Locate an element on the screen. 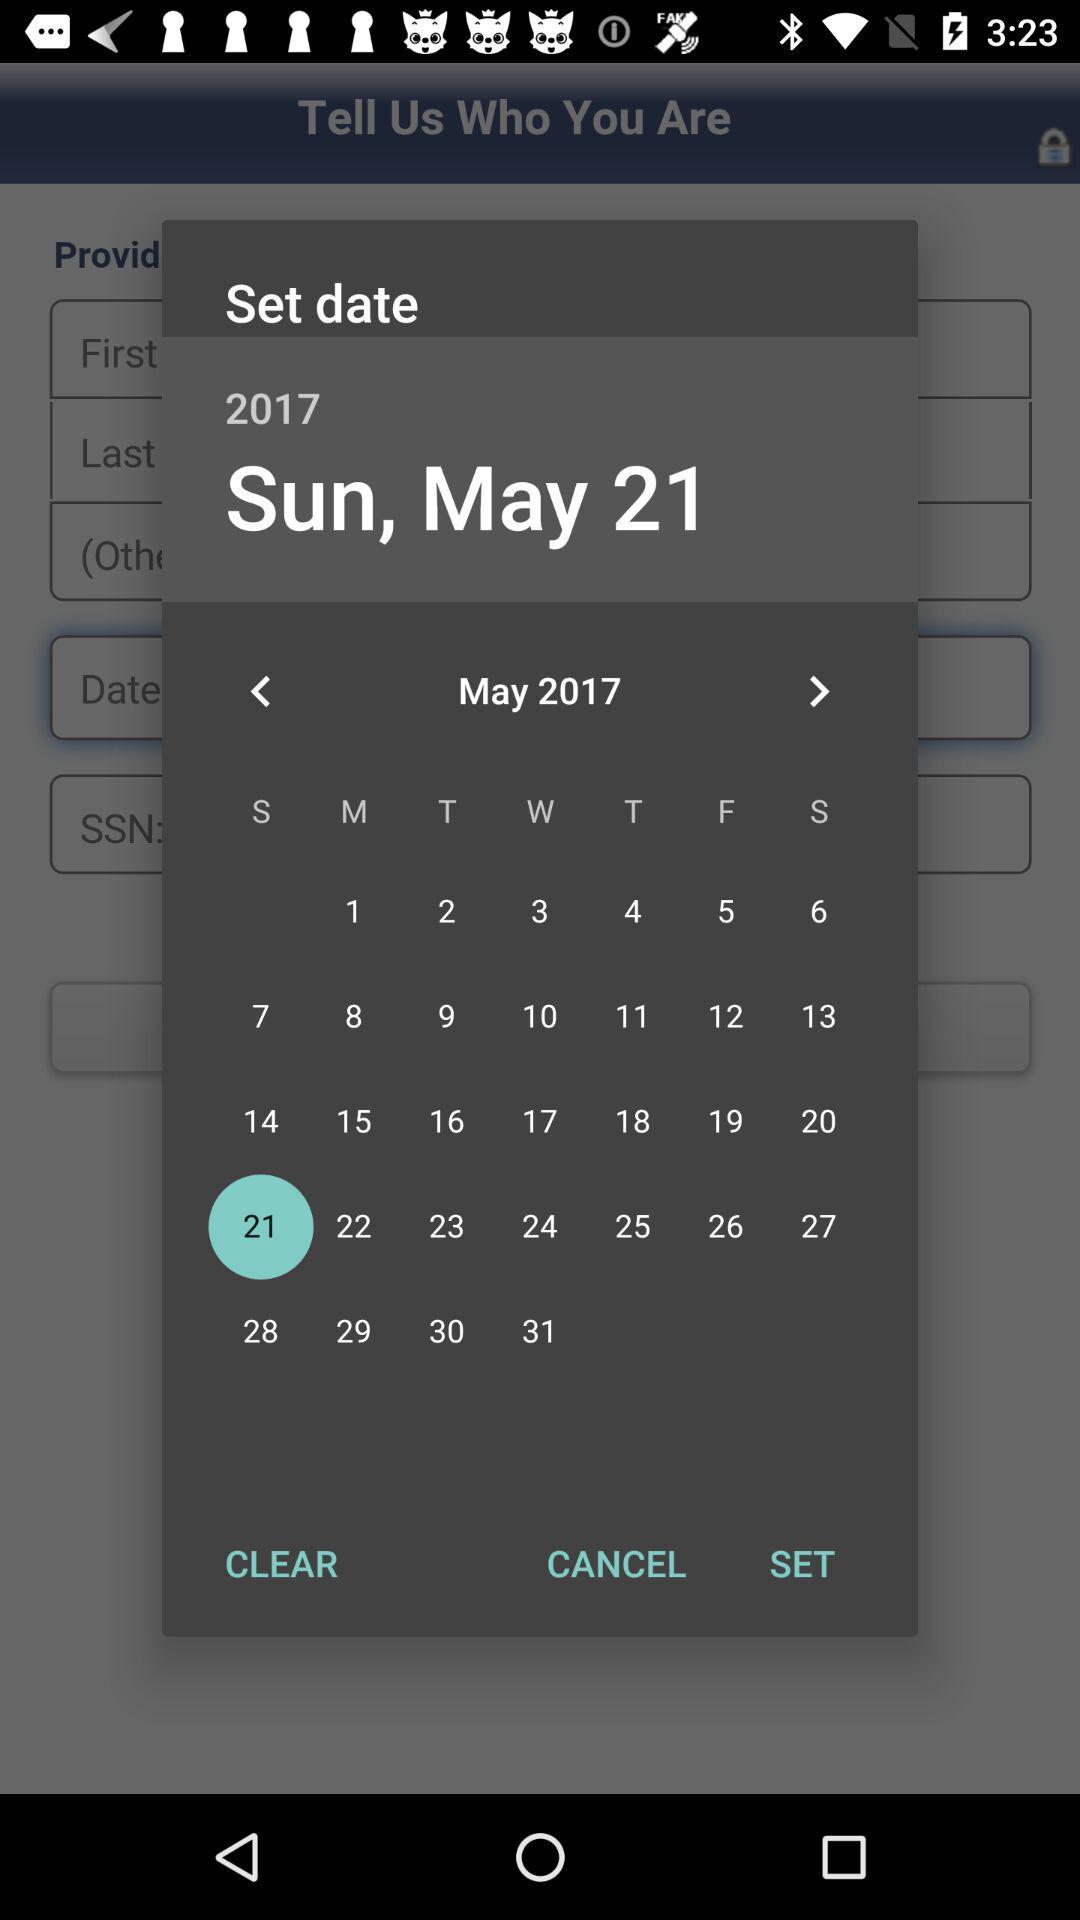  the cancel button is located at coordinates (615, 1562).